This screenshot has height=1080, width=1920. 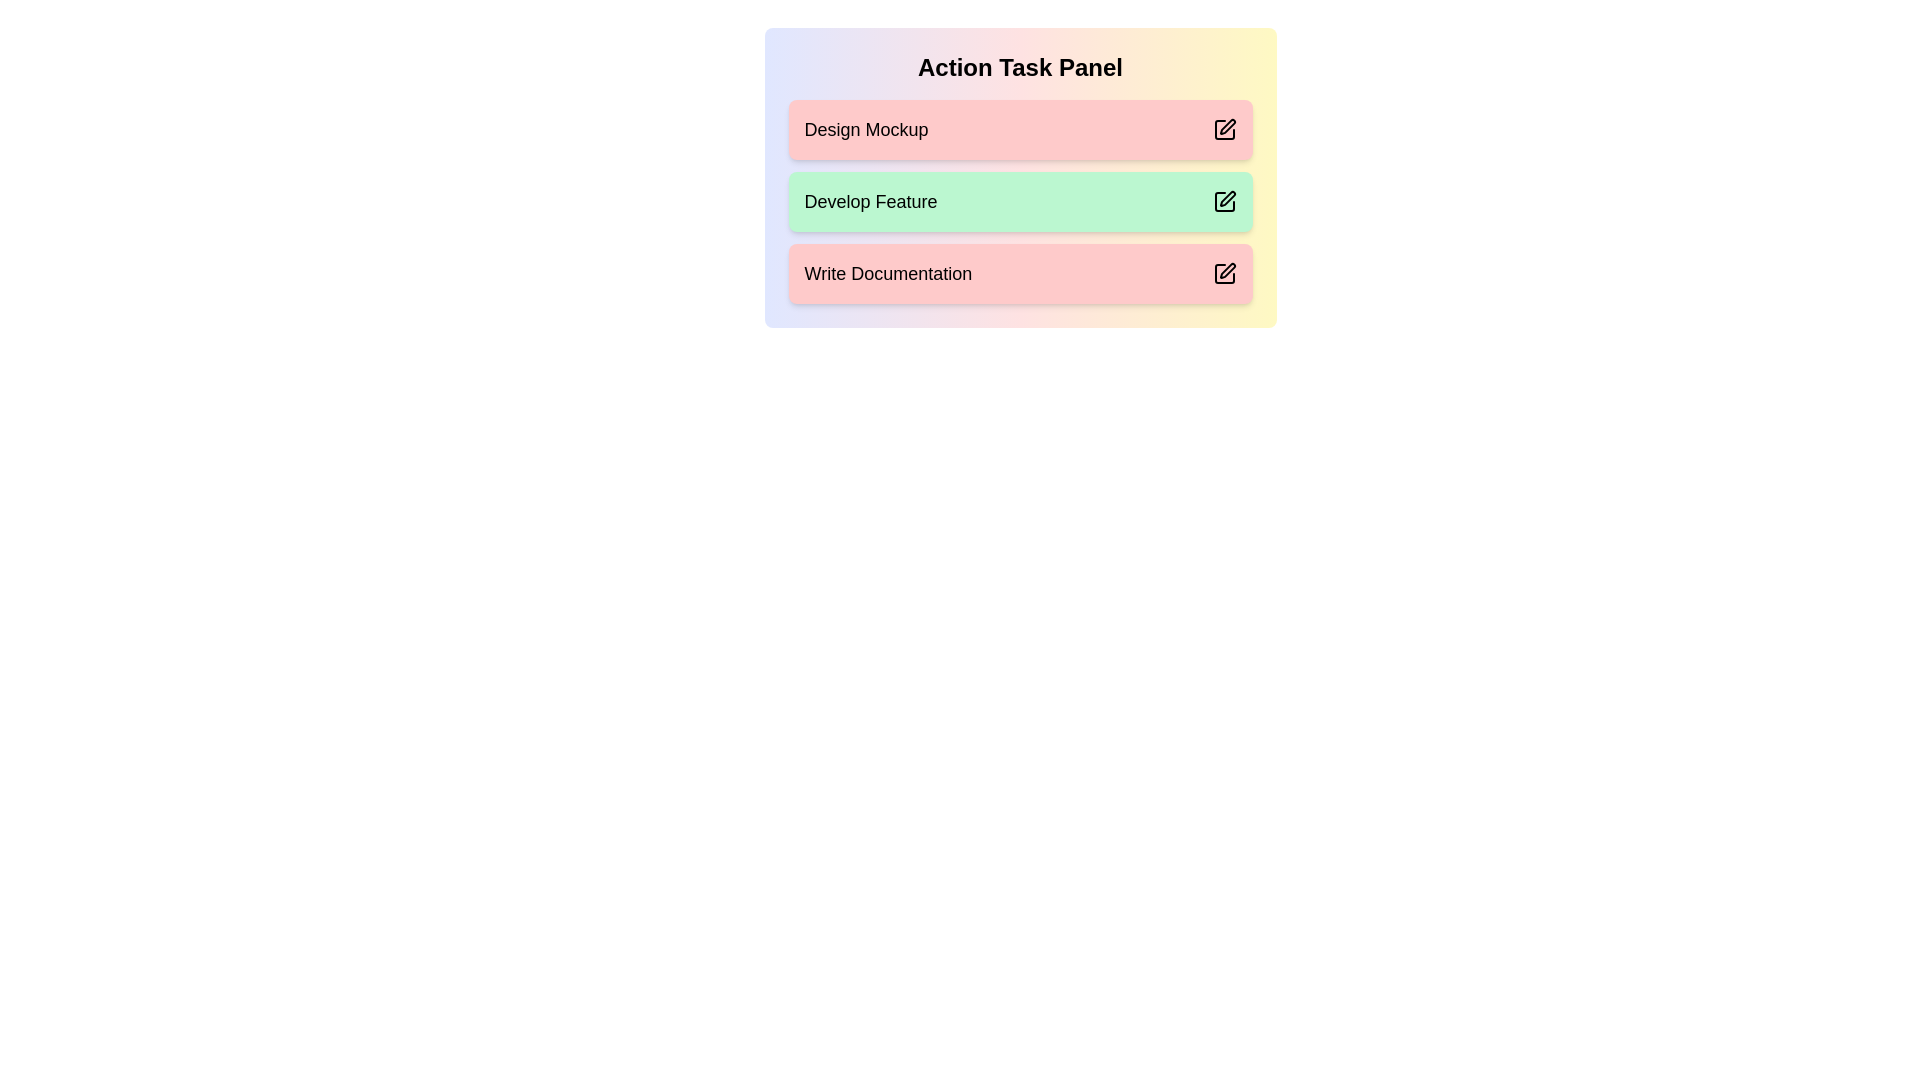 What do you see at coordinates (1020, 130) in the screenshot?
I see `the task Design Mockup to observe its hover effect` at bounding box center [1020, 130].